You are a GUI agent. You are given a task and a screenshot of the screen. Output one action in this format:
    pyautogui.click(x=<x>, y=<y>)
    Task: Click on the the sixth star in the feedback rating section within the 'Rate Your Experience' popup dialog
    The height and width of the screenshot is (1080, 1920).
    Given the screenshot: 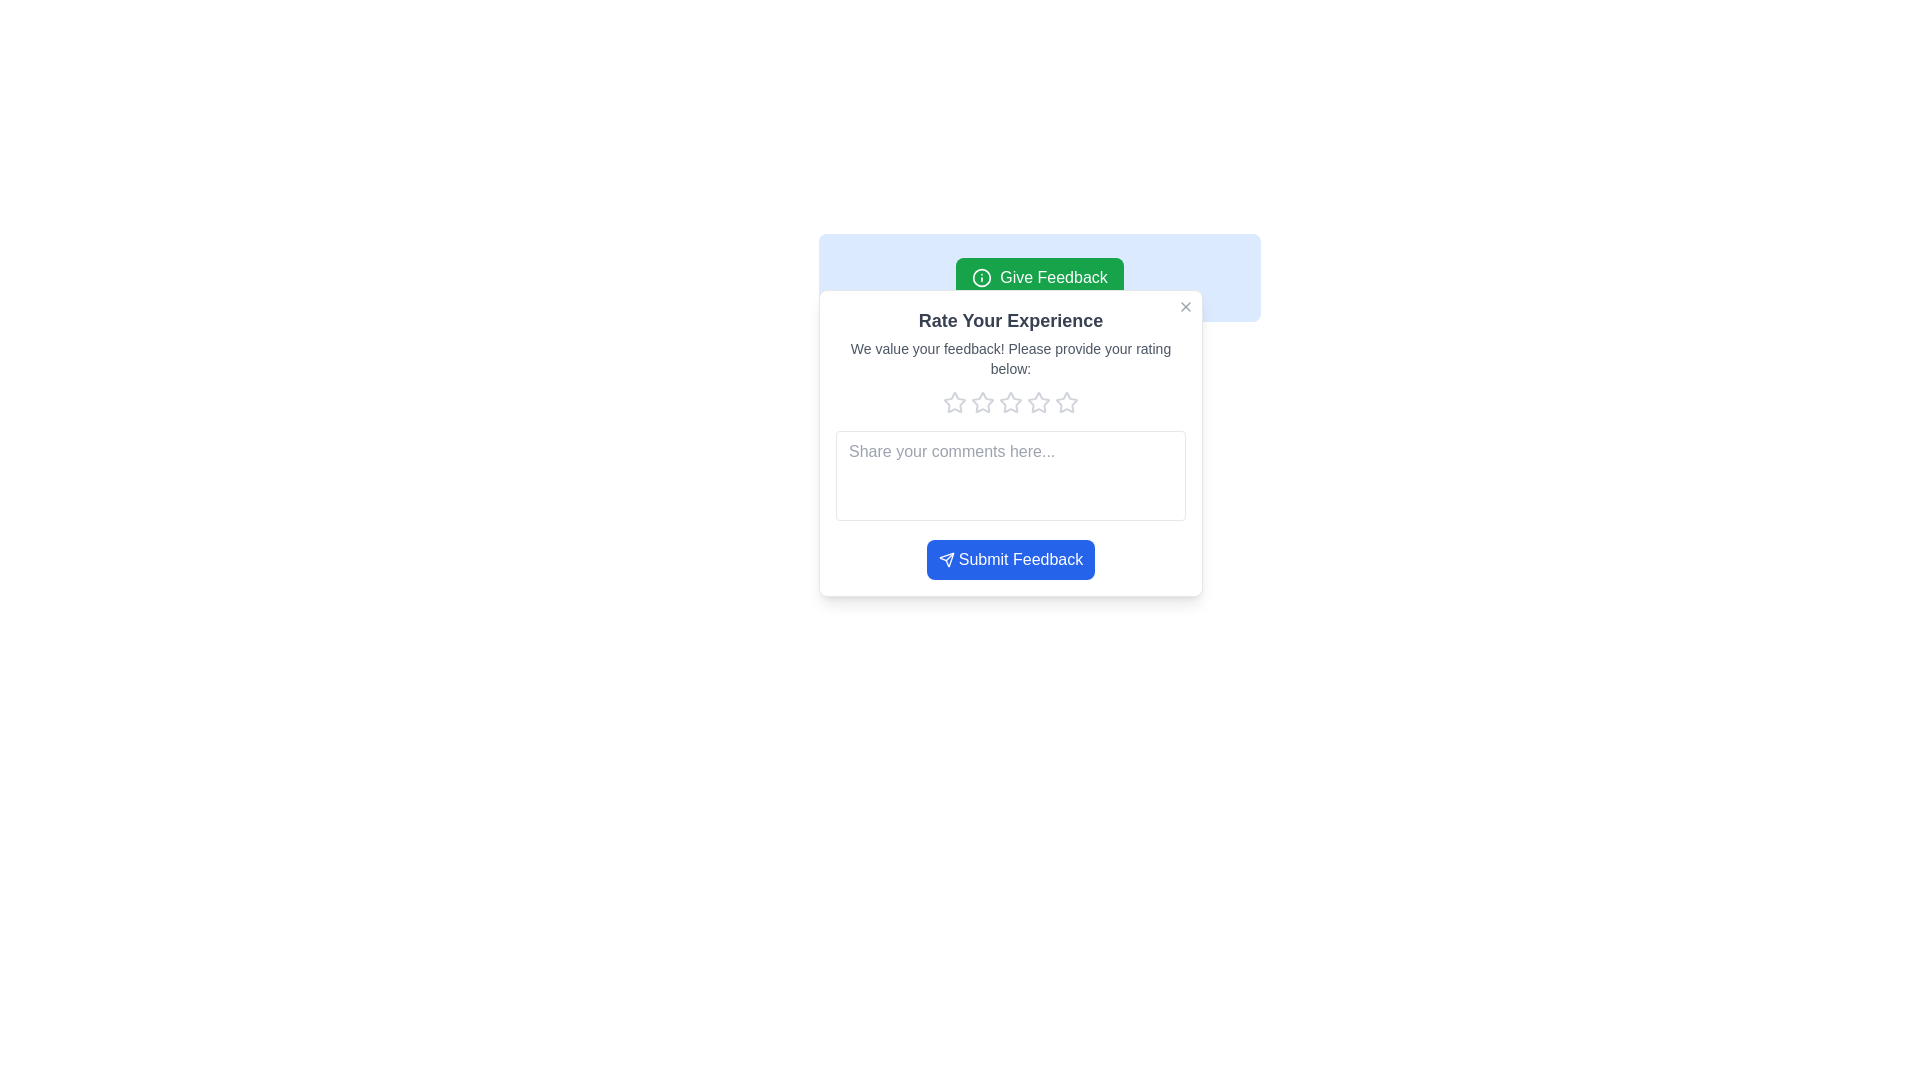 What is the action you would take?
    pyautogui.click(x=1038, y=402)
    